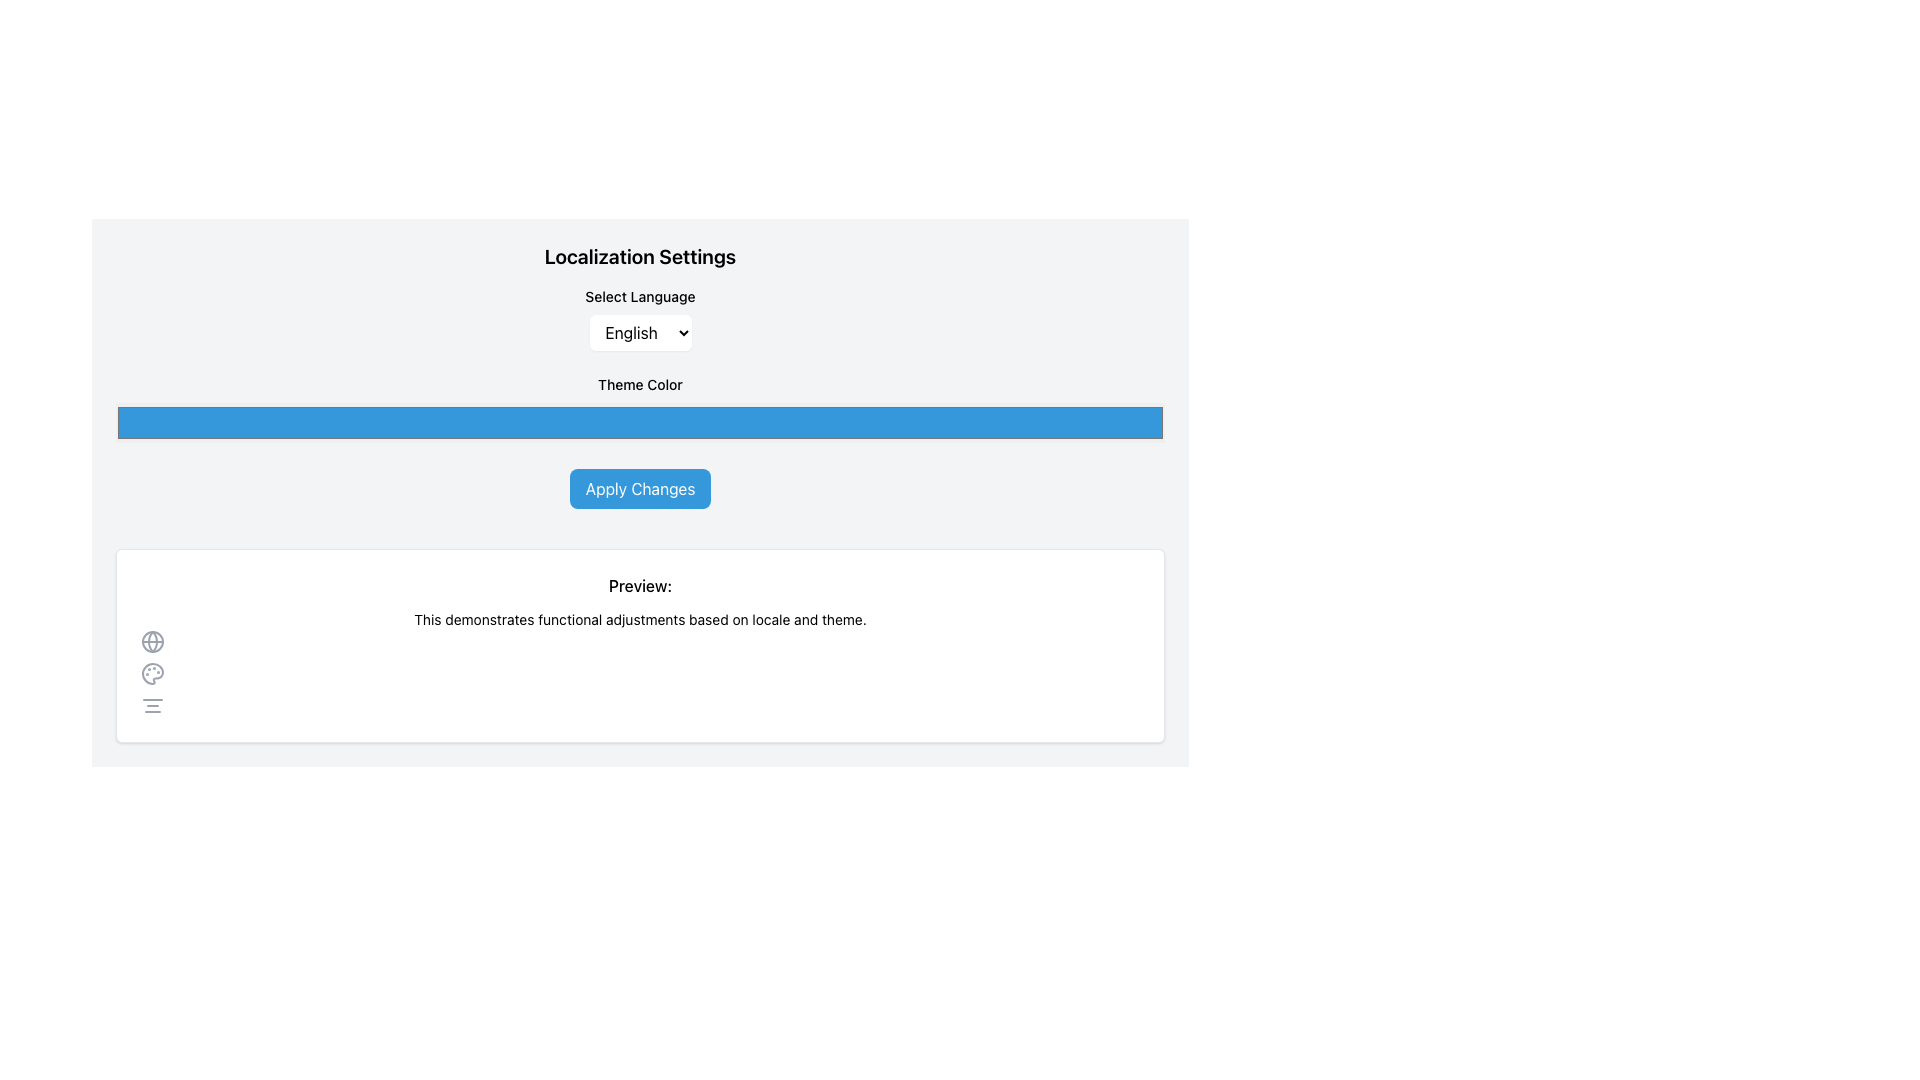 This screenshot has height=1080, width=1920. What do you see at coordinates (640, 408) in the screenshot?
I see `the color picker located below the 'Select Language' section and above the 'Apply Changes' button` at bounding box center [640, 408].